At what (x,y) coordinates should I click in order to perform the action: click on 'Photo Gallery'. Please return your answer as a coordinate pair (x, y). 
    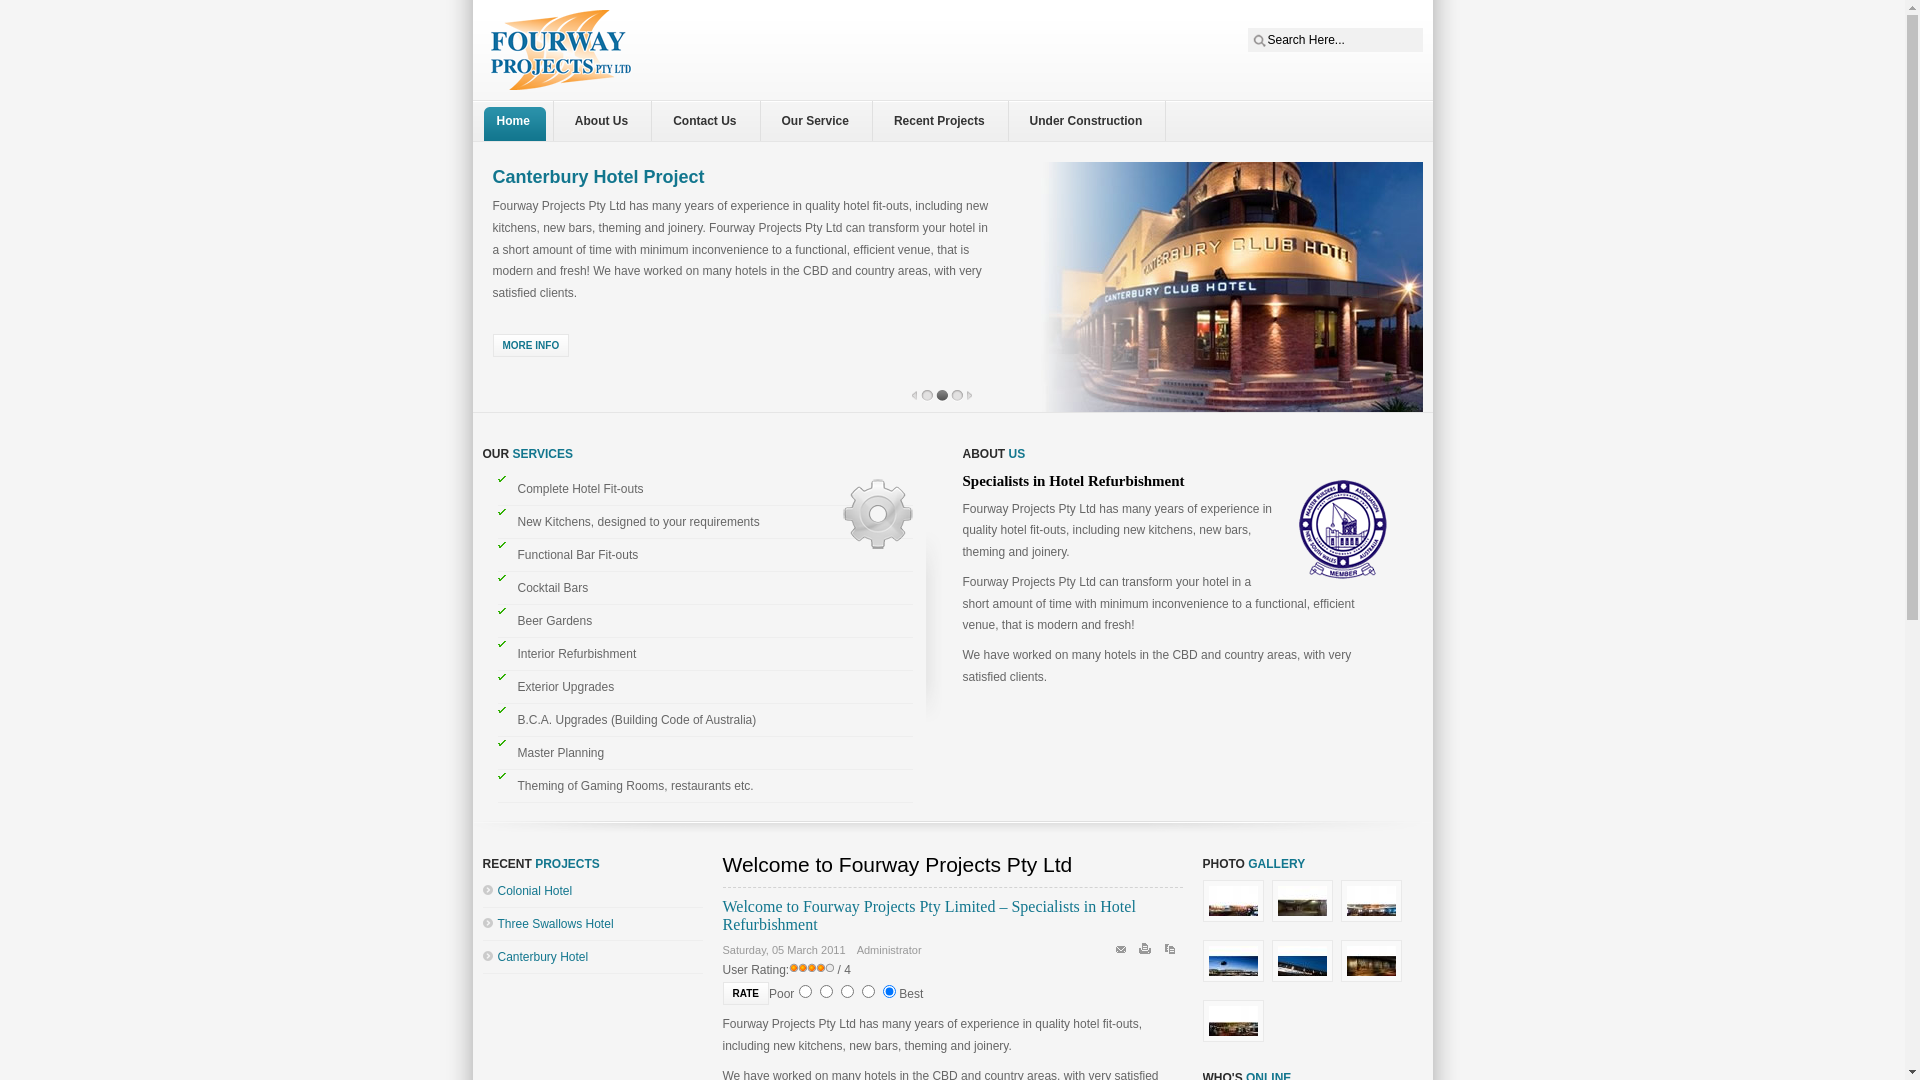
    Looking at the image, I should click on (1235, 922).